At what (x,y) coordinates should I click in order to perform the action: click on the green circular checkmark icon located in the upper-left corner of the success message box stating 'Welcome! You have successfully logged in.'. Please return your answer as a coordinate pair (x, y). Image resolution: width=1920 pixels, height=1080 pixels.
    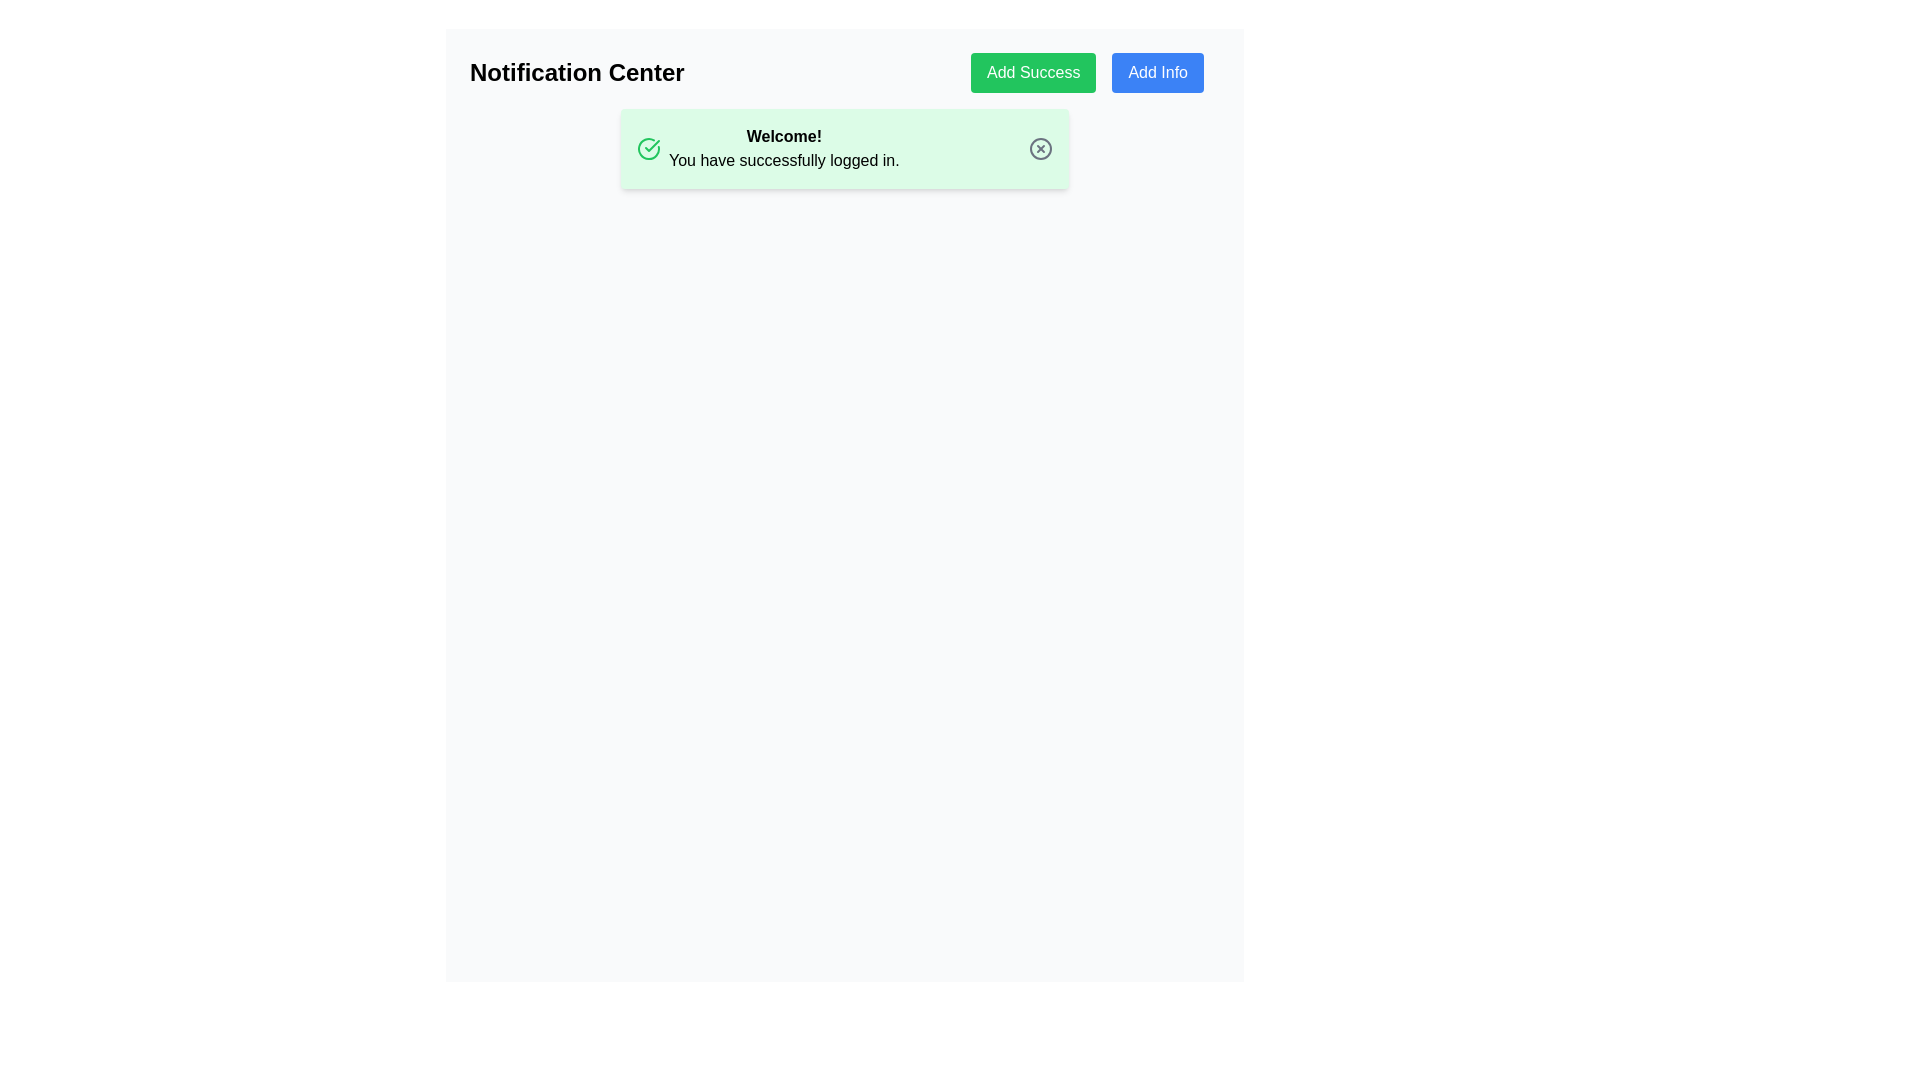
    Looking at the image, I should click on (648, 148).